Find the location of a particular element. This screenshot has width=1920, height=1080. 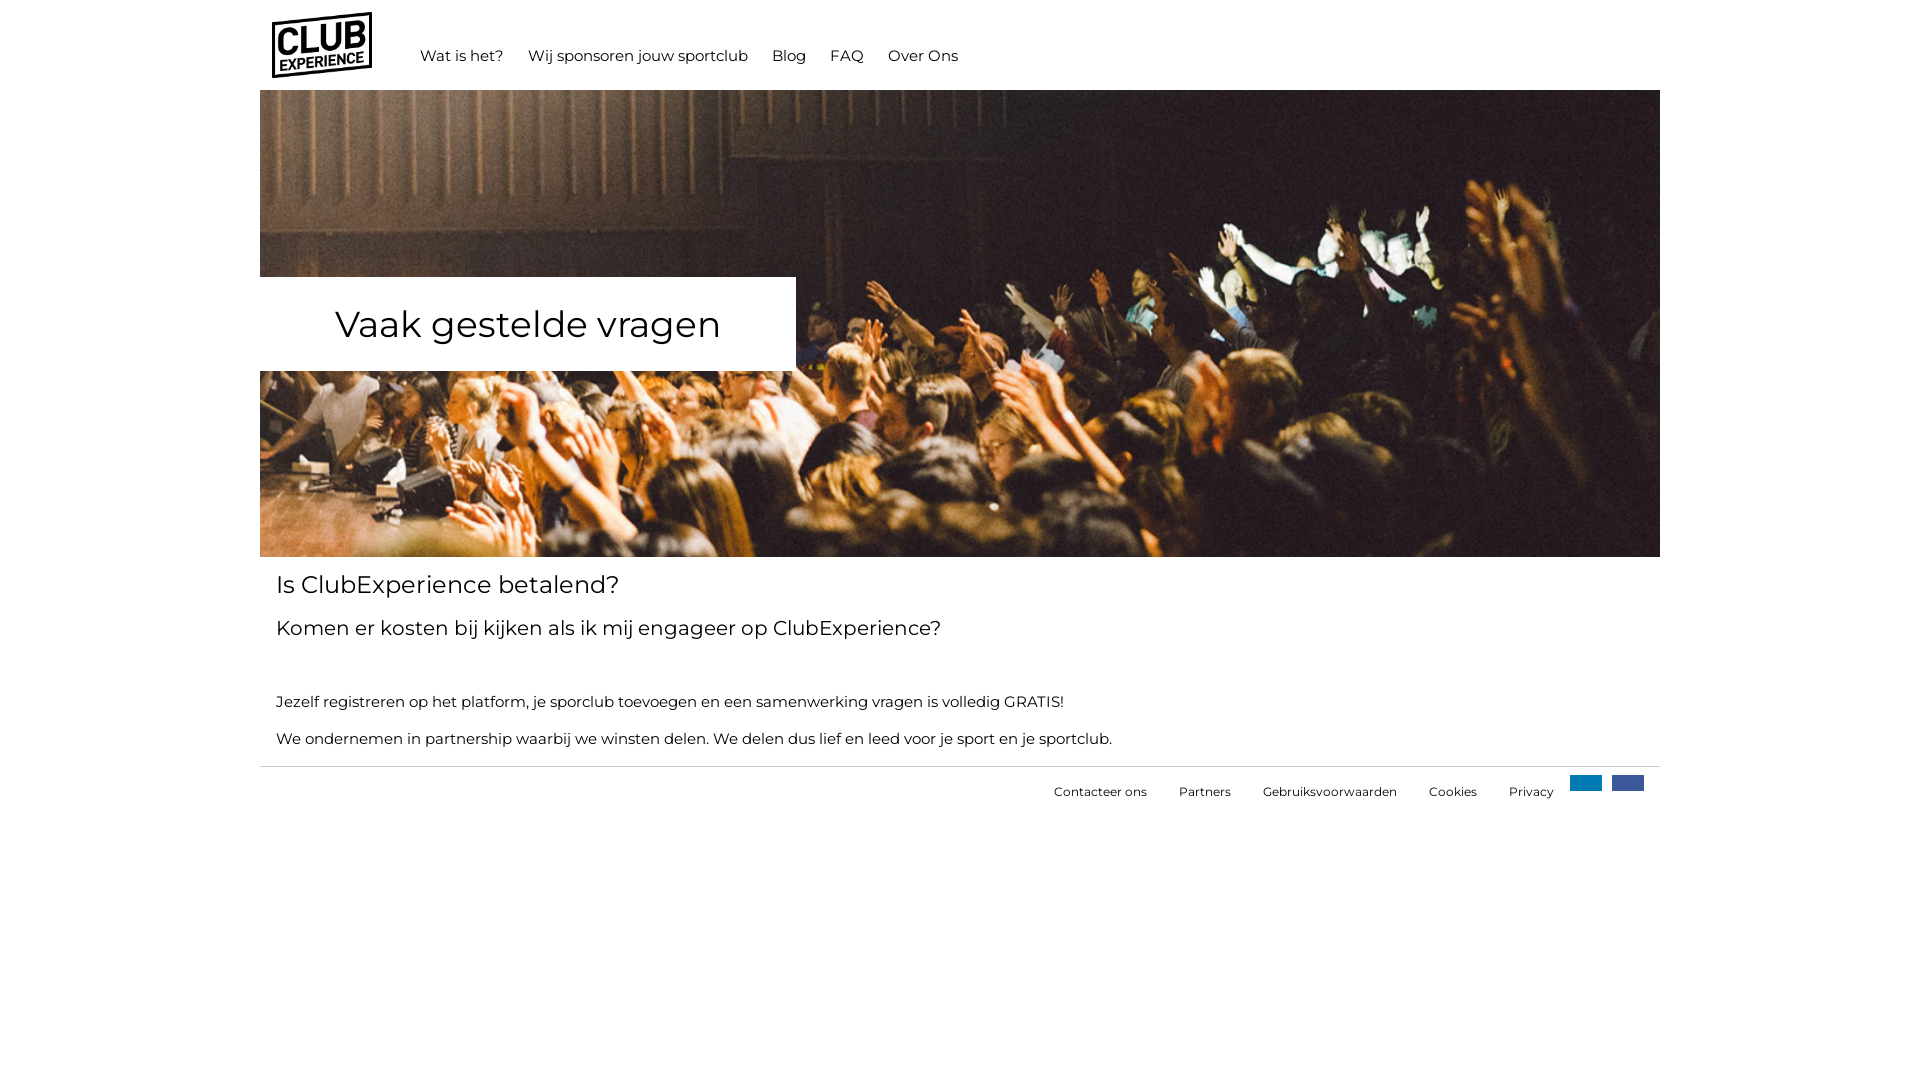

'Over Ons' is located at coordinates (875, 55).